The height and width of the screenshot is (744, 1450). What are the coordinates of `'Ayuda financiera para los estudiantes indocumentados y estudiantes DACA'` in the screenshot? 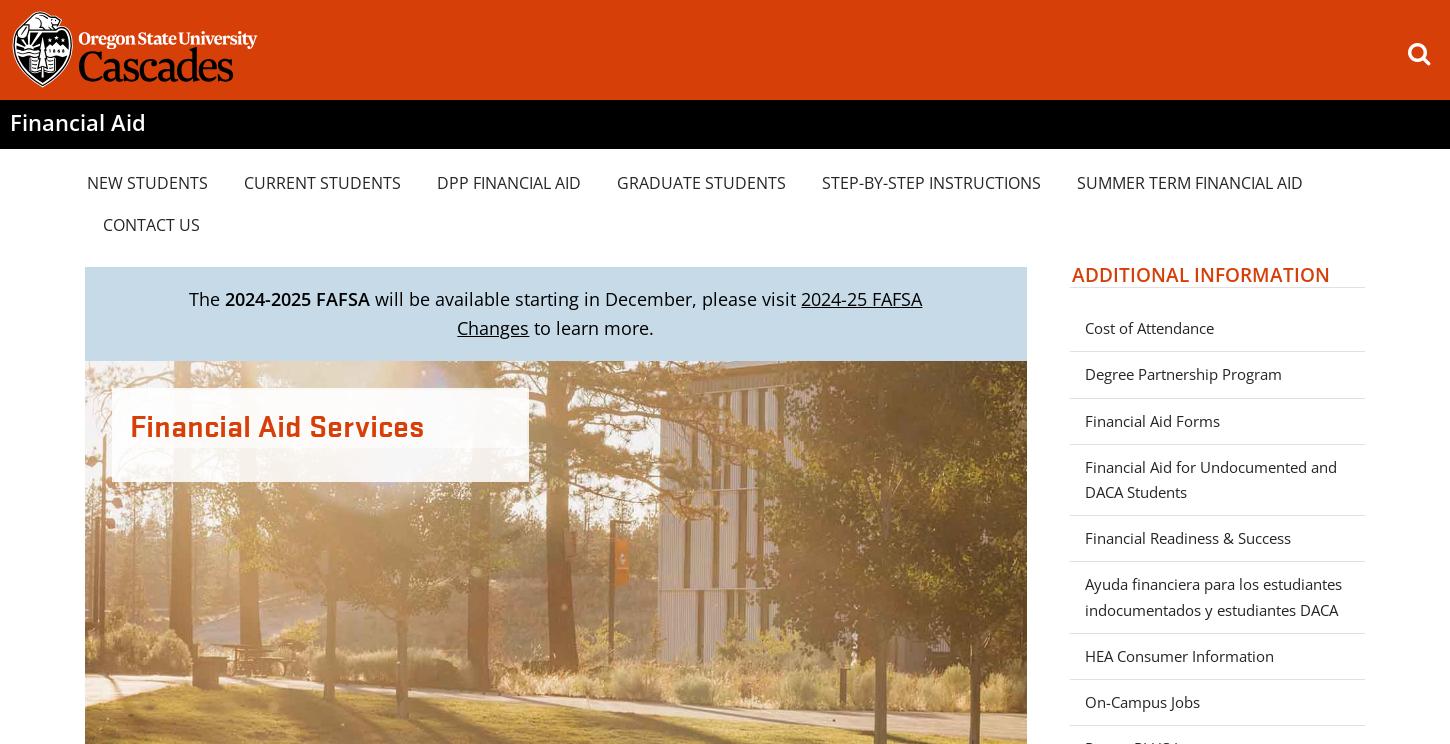 It's located at (1212, 595).